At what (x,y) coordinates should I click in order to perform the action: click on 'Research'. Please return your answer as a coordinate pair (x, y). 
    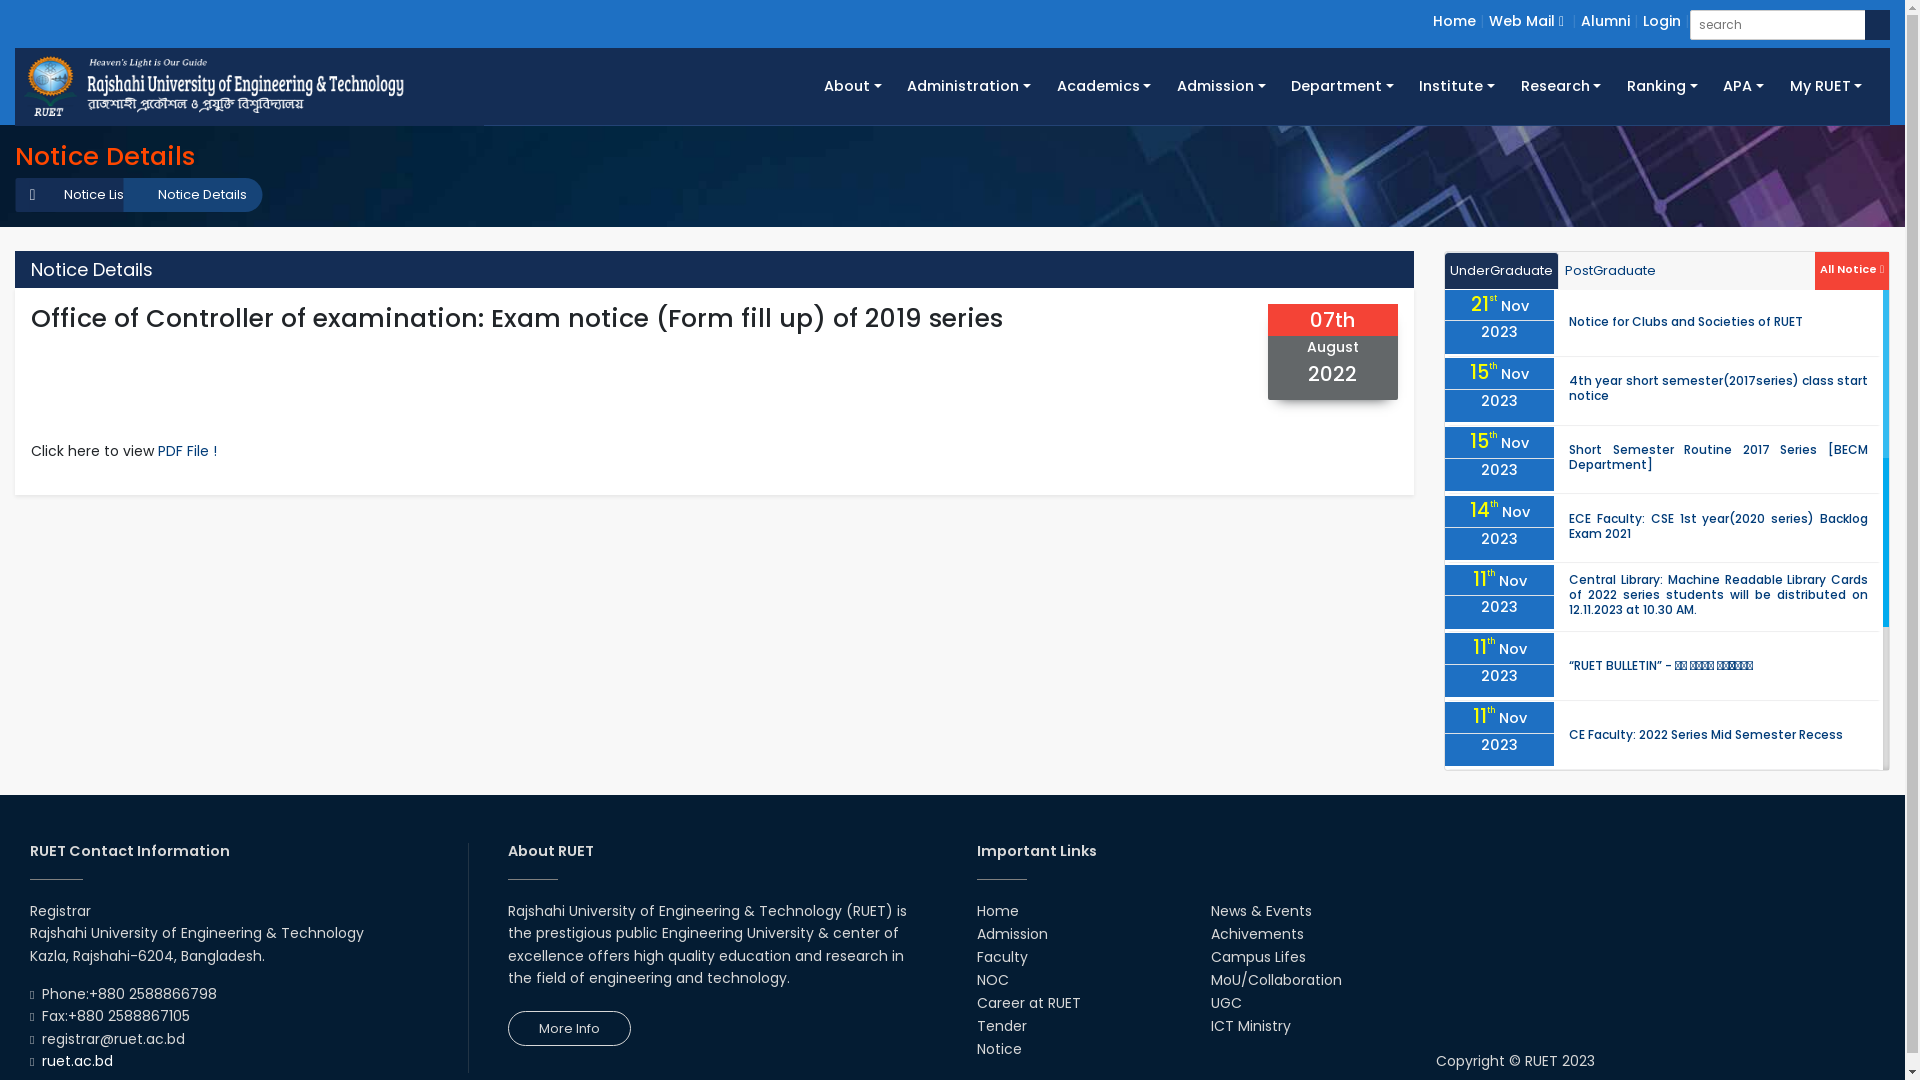
    Looking at the image, I should click on (1507, 85).